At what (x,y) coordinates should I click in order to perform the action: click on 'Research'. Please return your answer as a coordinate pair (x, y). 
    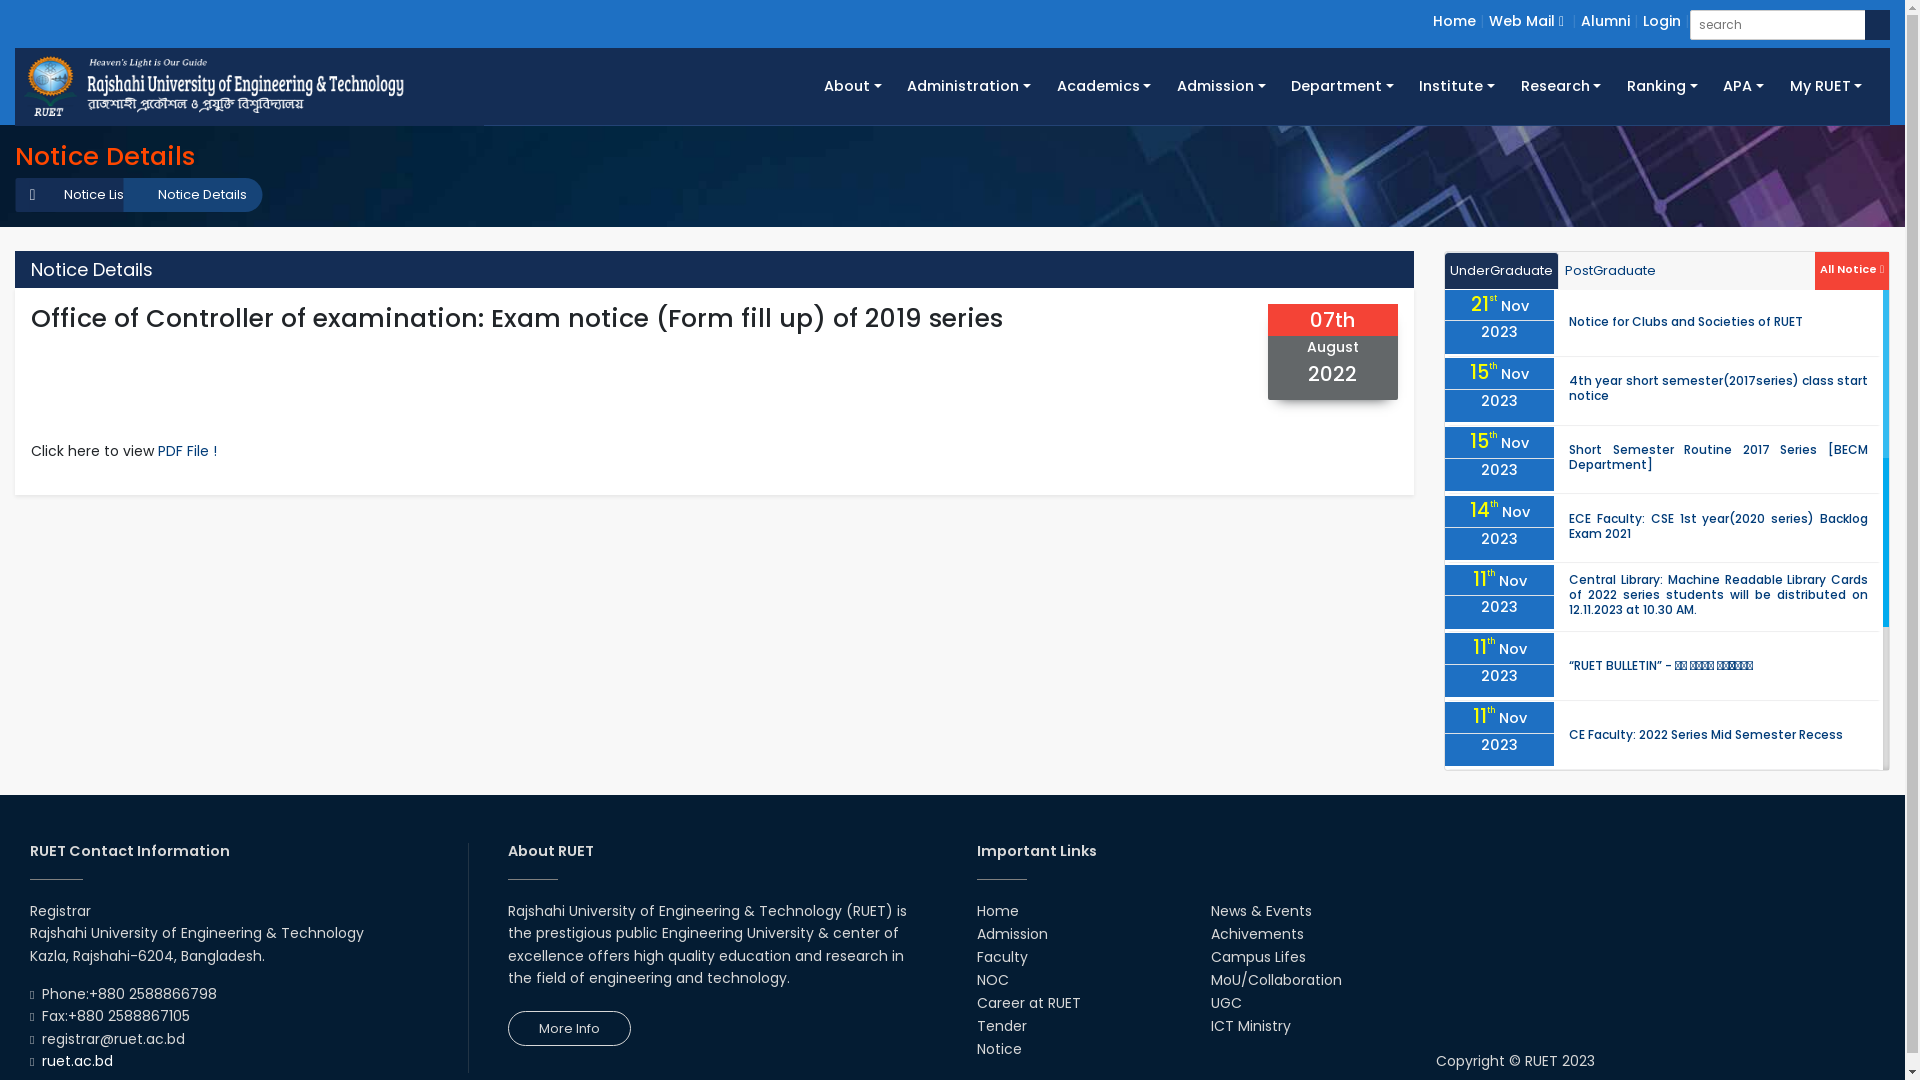
    Looking at the image, I should click on (1507, 85).